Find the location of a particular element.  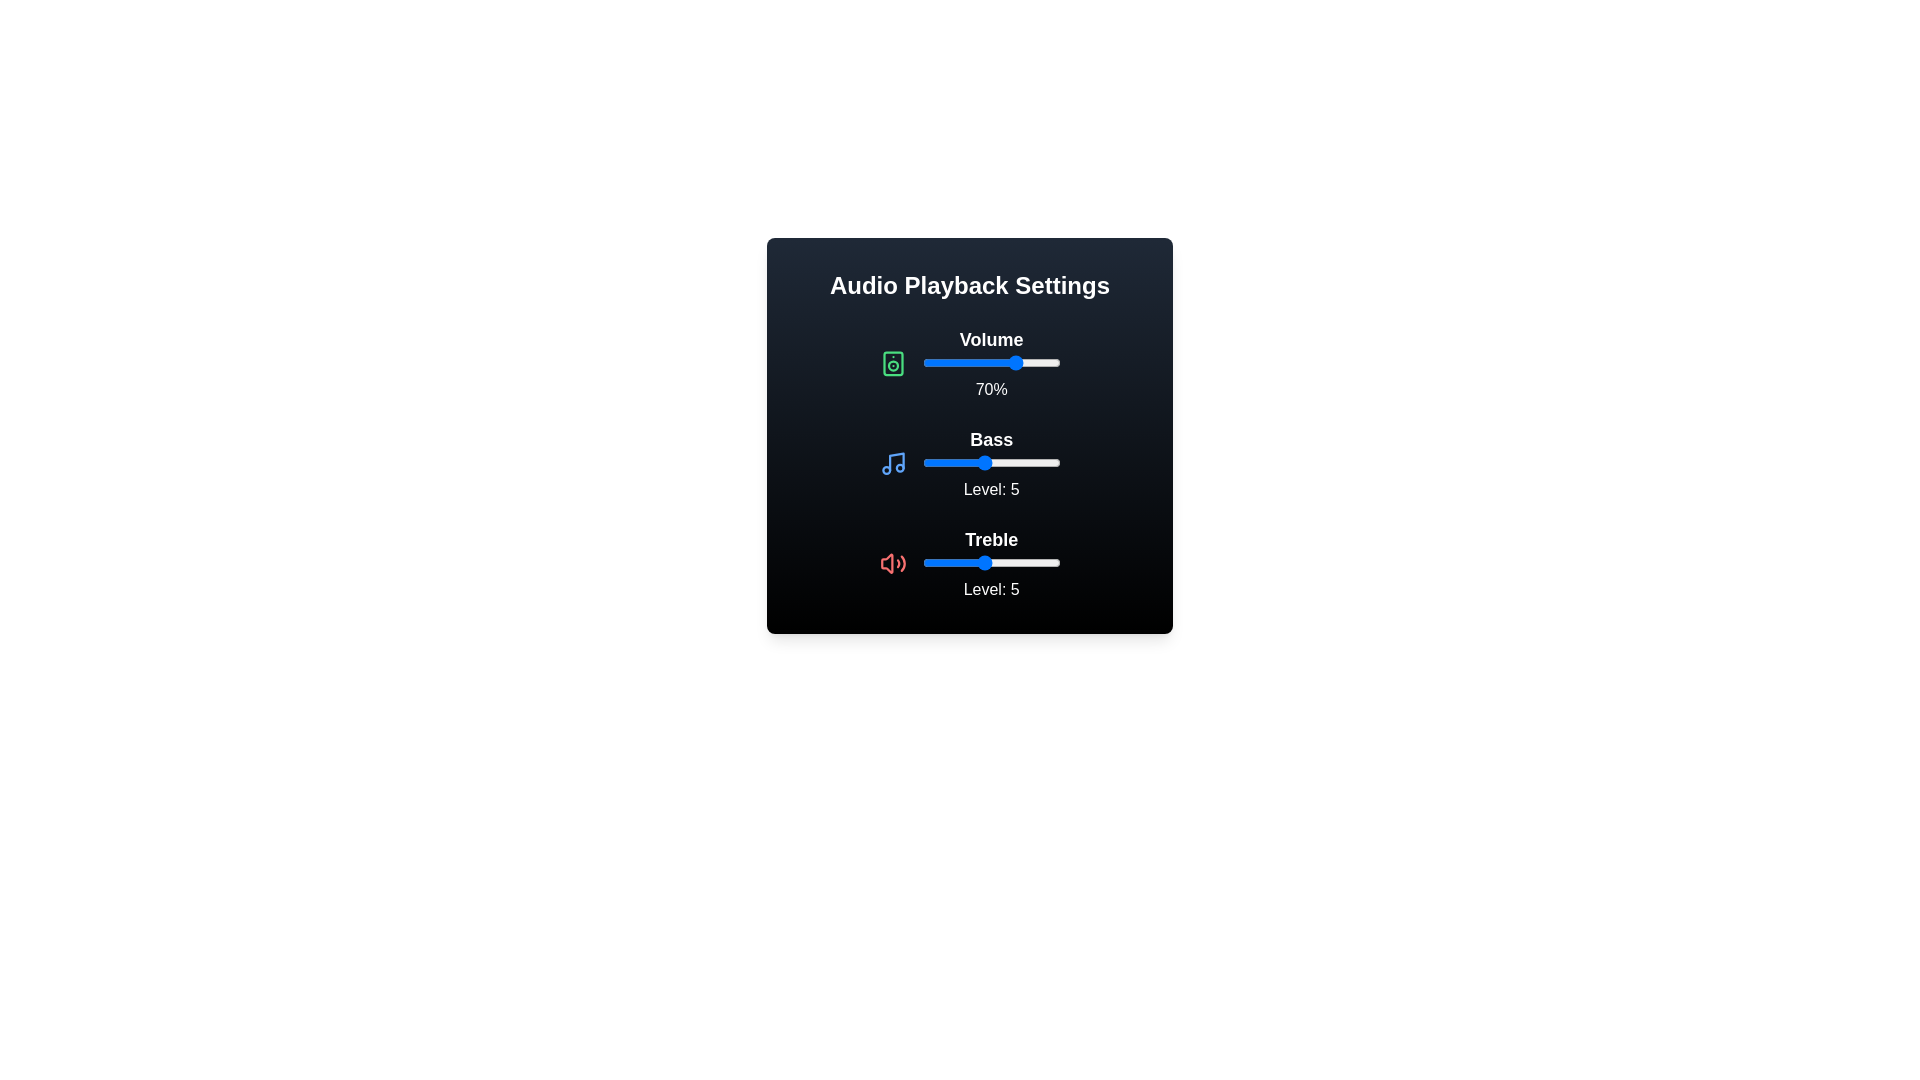

the treble control icon in the audio configuration interface for further interaction is located at coordinates (885, 563).